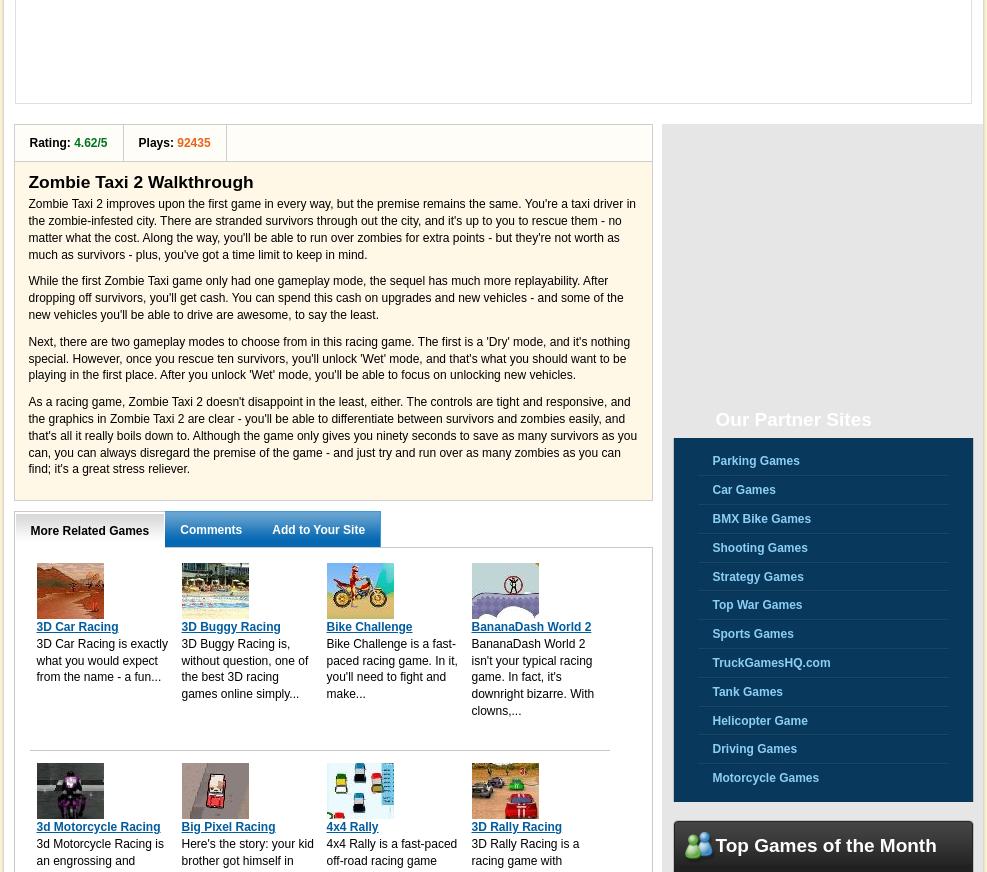  What do you see at coordinates (244, 667) in the screenshot?
I see `'3D Buggy Racing is, without question, one of the best 3D racing games online simply...'` at bounding box center [244, 667].